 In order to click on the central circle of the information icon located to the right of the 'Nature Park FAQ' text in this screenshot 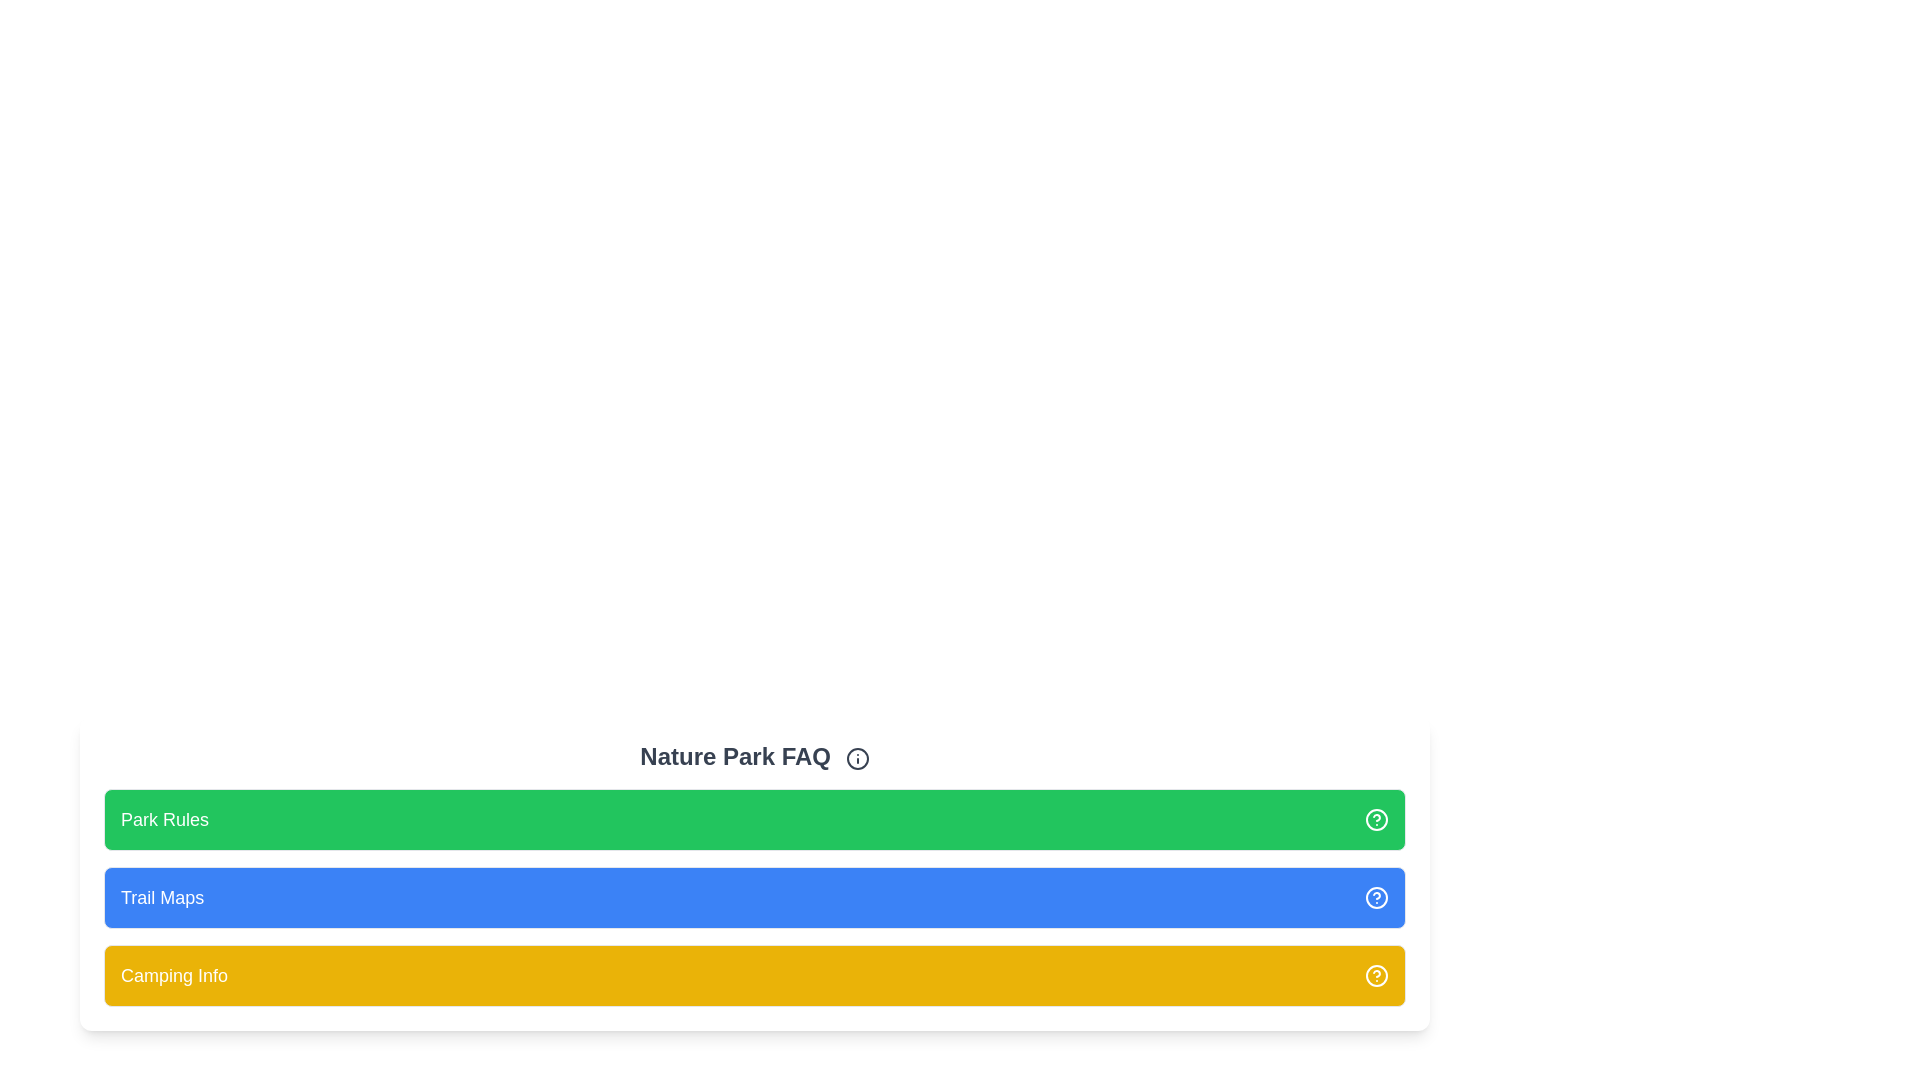, I will do `click(857, 758)`.